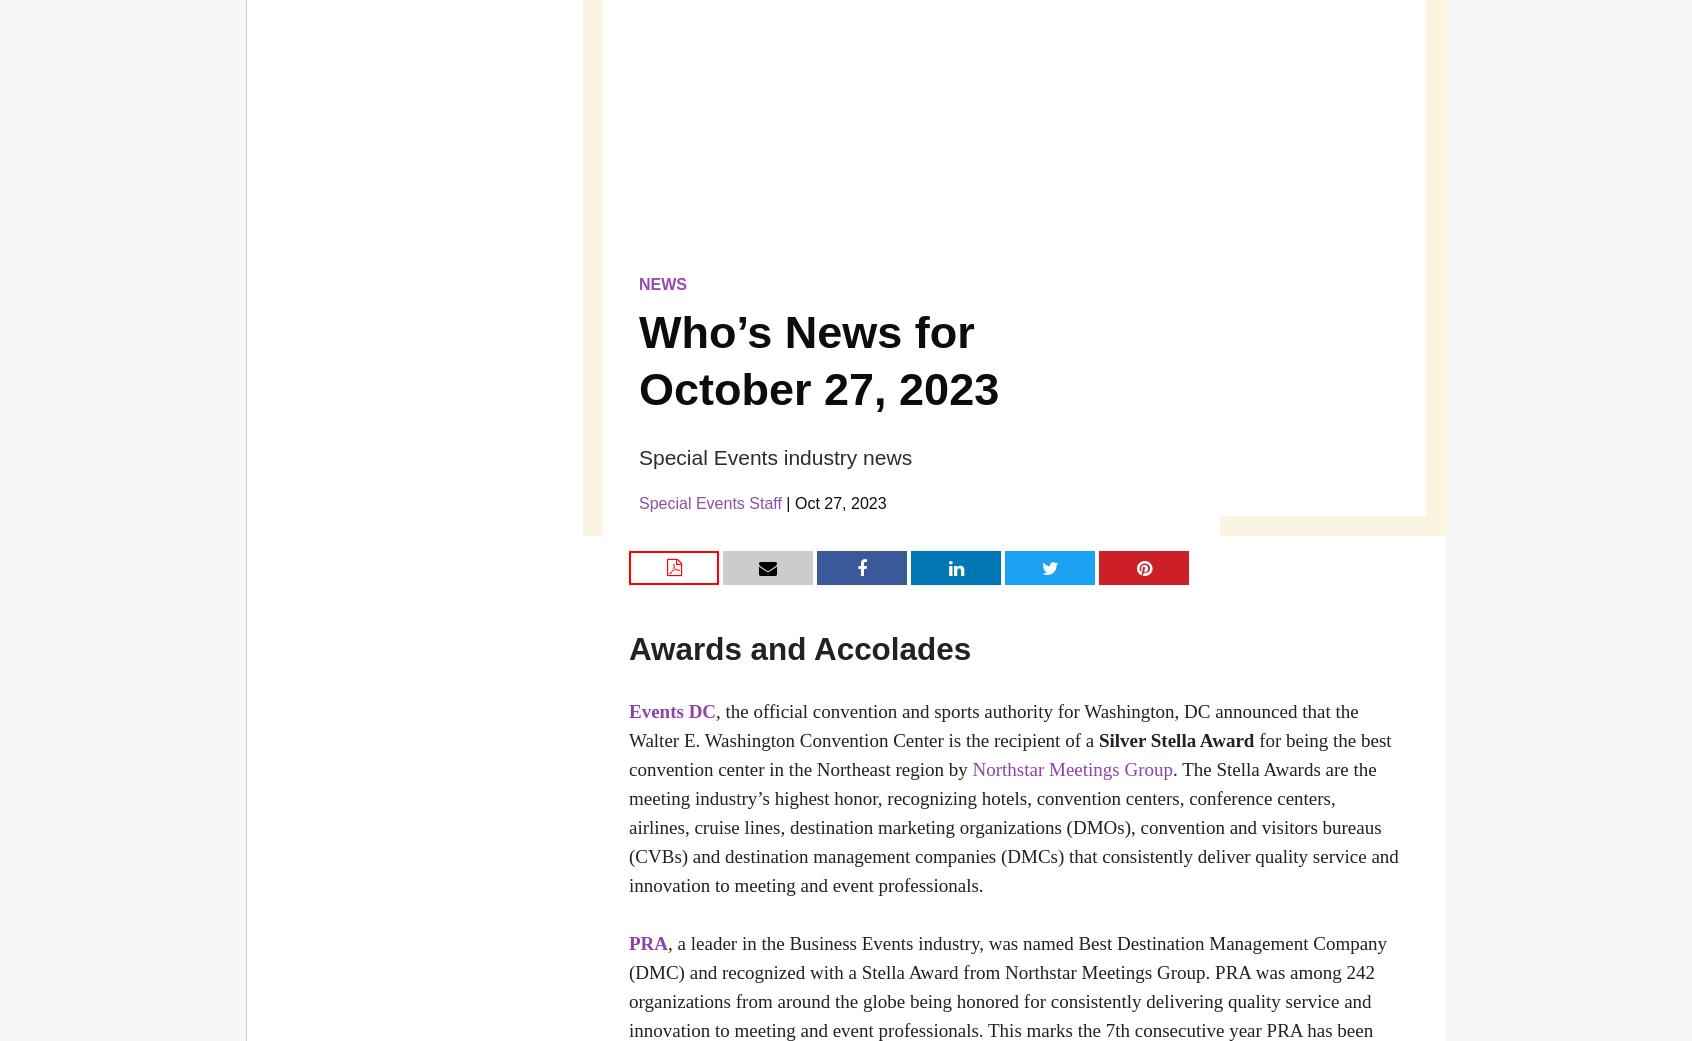  Describe the element at coordinates (799, 647) in the screenshot. I see `'Awards and Accolades'` at that location.